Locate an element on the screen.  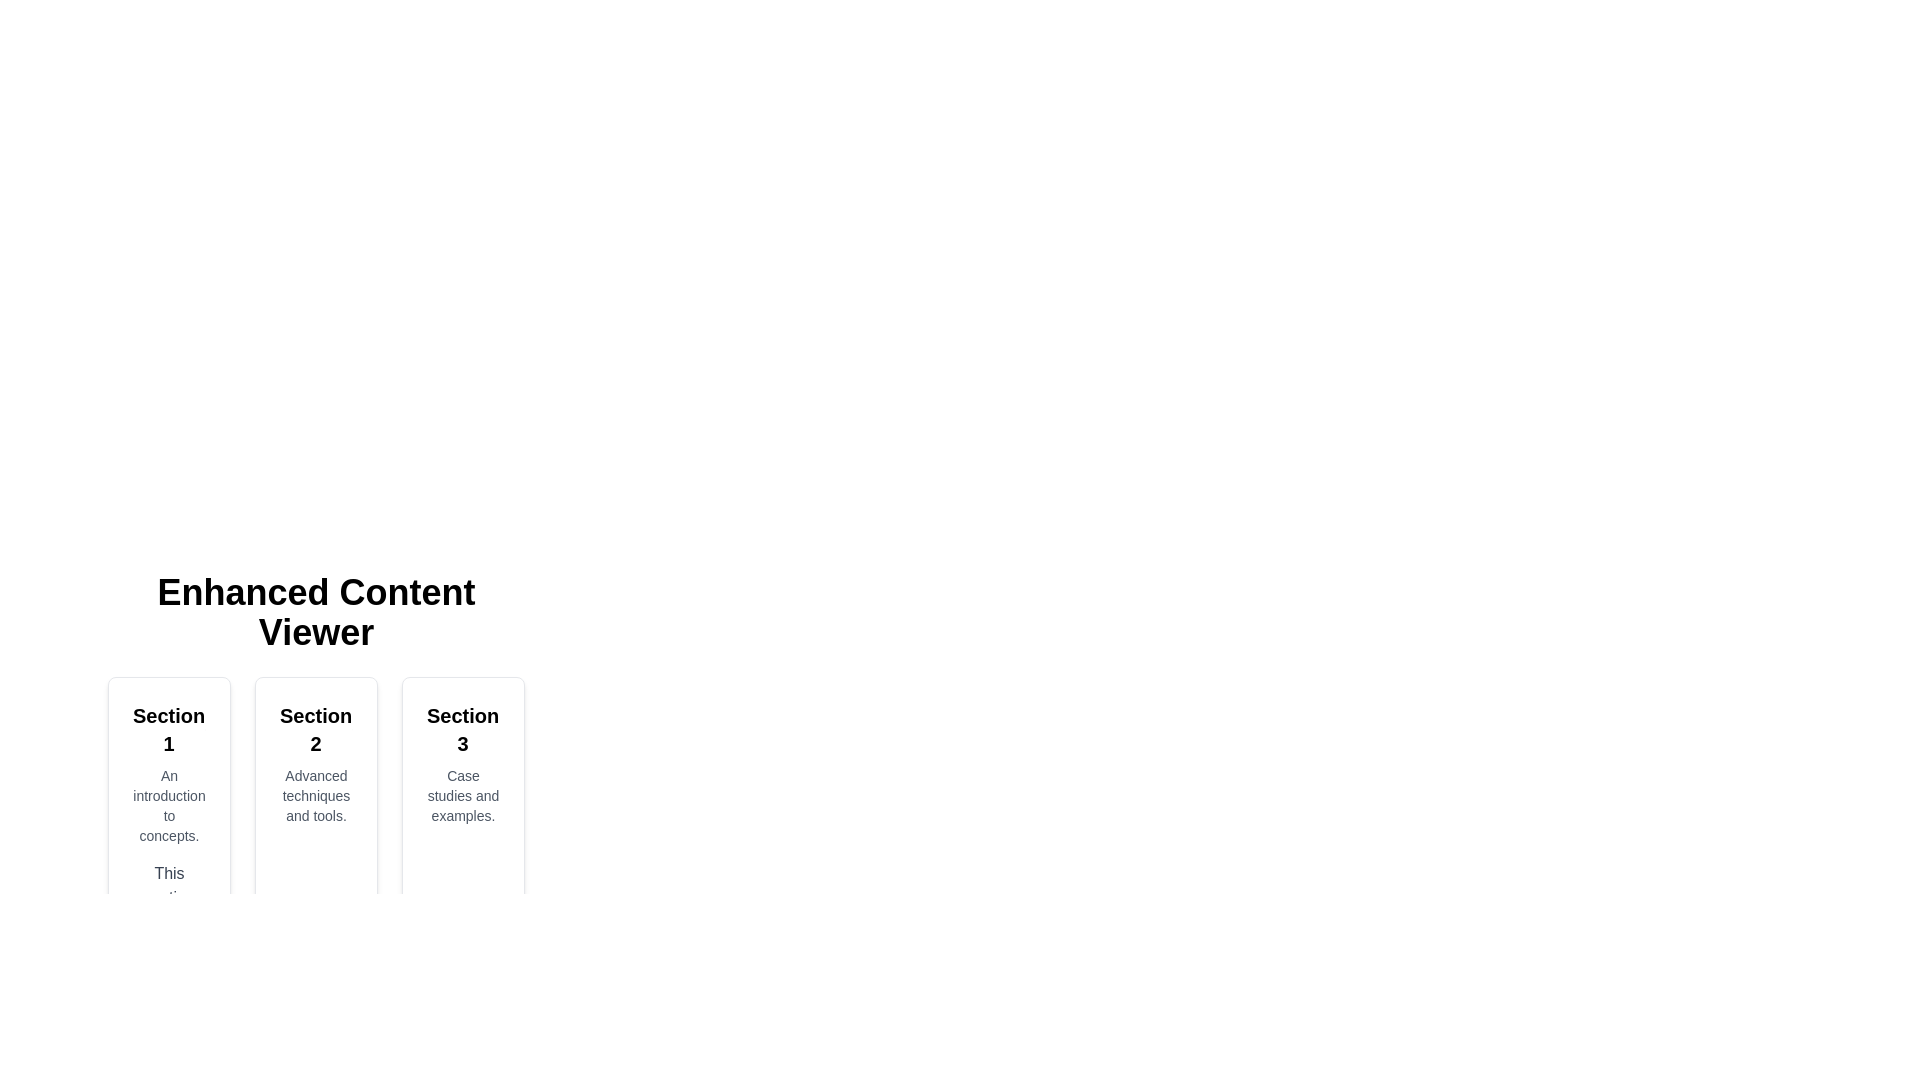
the 'Section 1' text-based header with an adjacent chevron icon for navigation is located at coordinates (169, 729).